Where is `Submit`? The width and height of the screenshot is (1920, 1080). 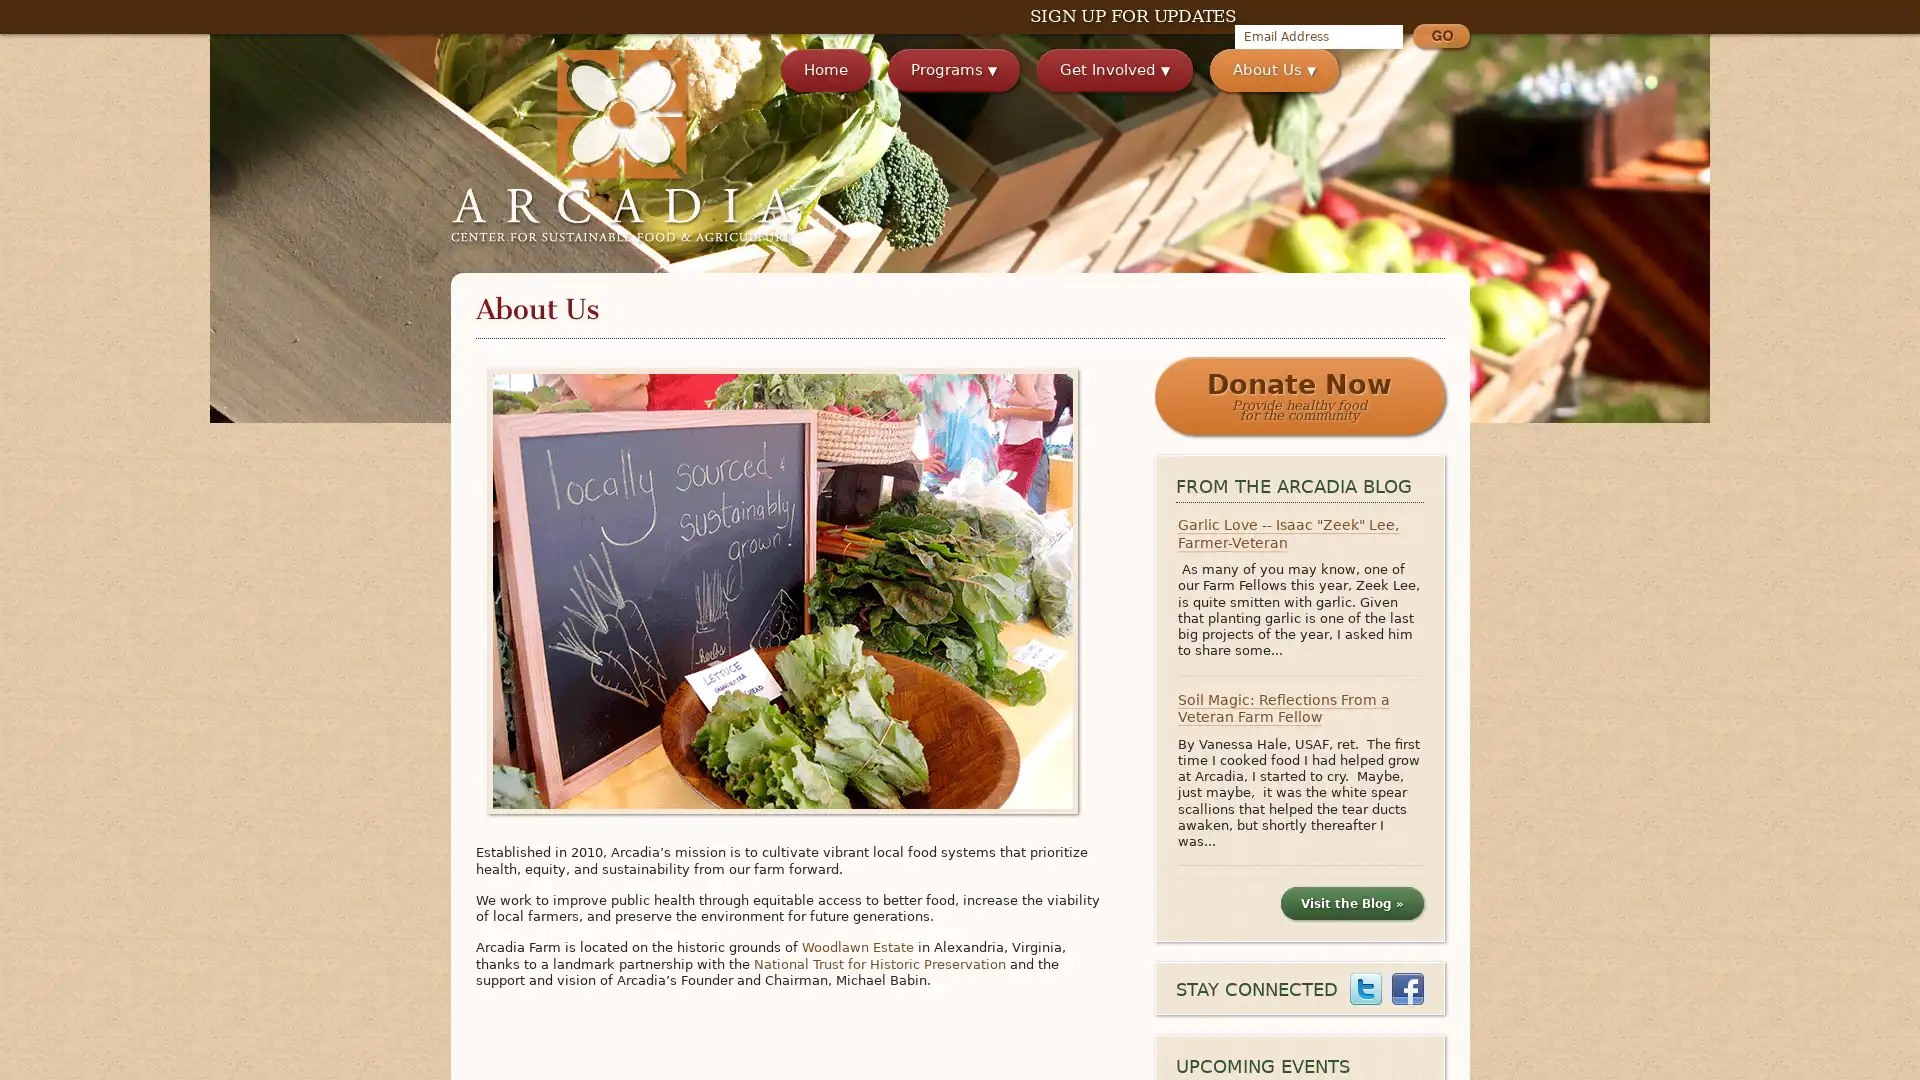 Submit is located at coordinates (1440, 38).